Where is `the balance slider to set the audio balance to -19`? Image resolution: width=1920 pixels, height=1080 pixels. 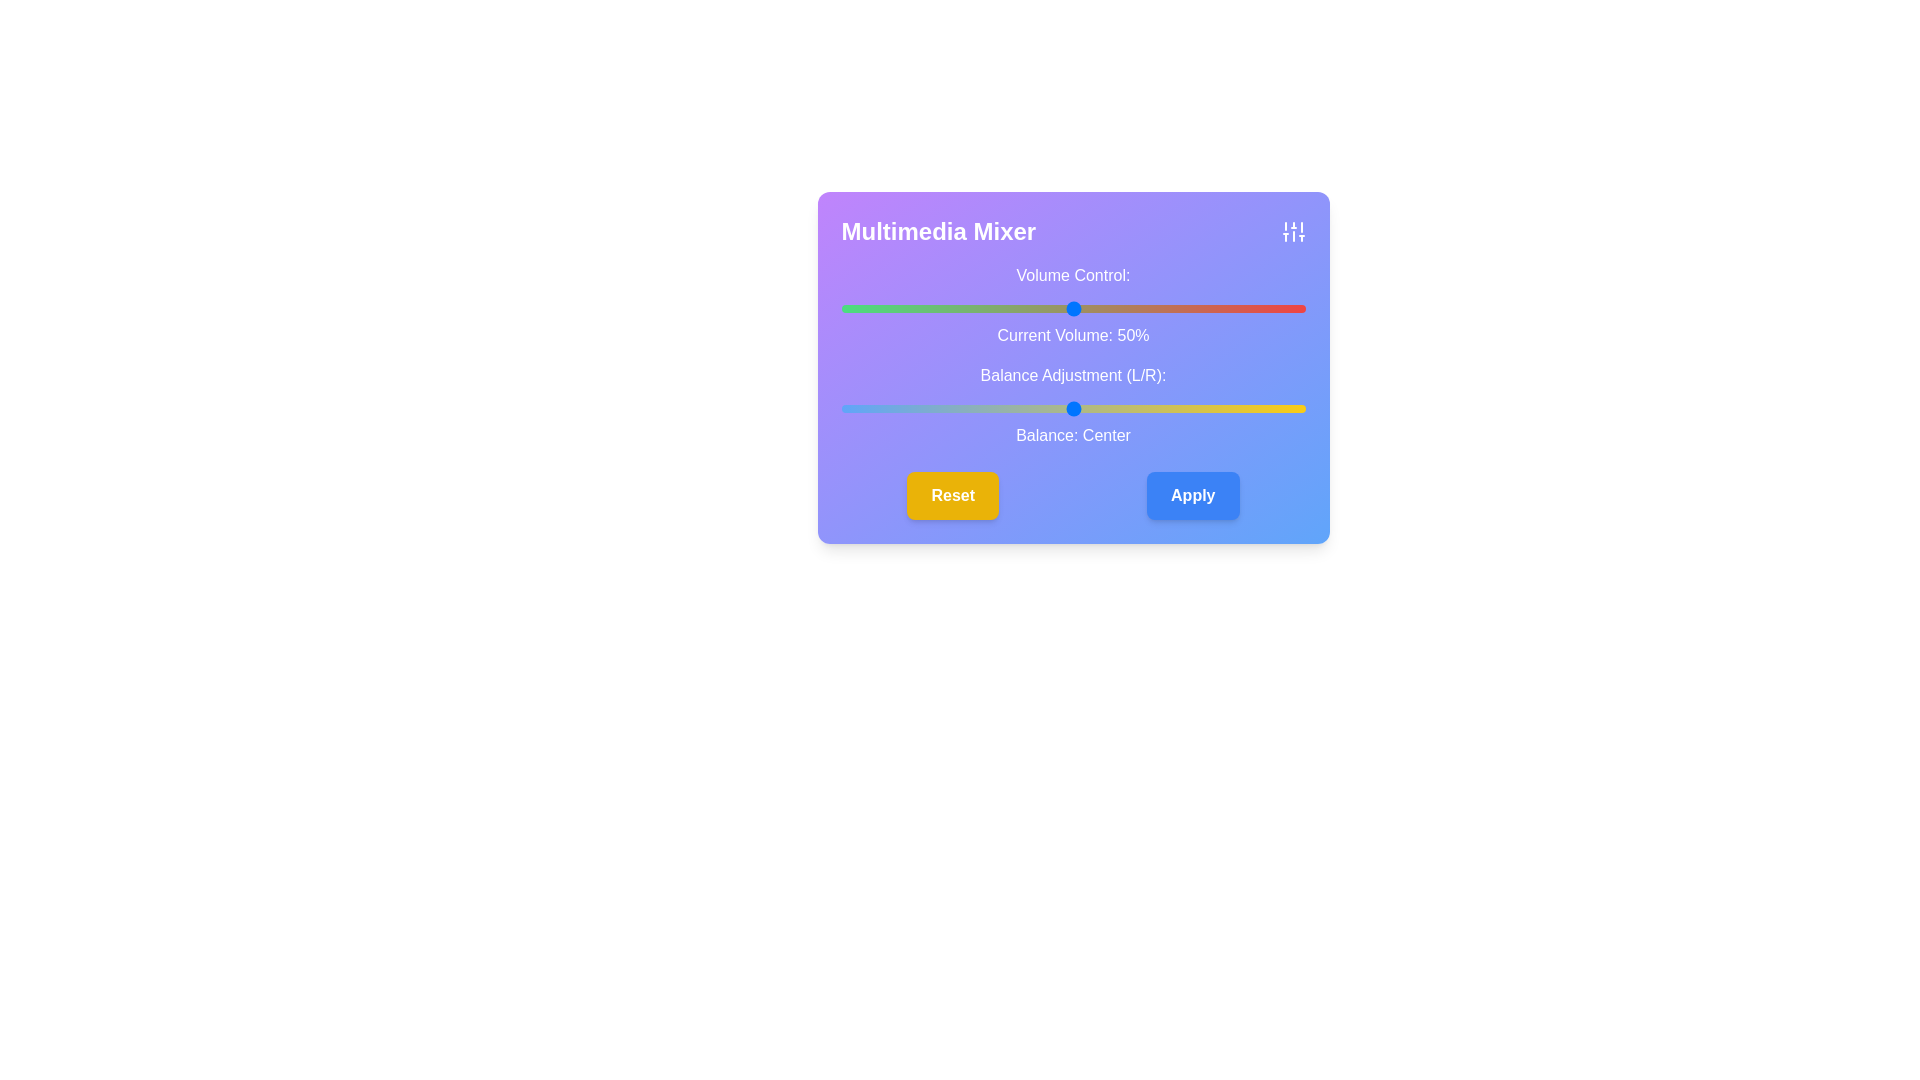
the balance slider to set the audio balance to -19 is located at coordinates (985, 407).